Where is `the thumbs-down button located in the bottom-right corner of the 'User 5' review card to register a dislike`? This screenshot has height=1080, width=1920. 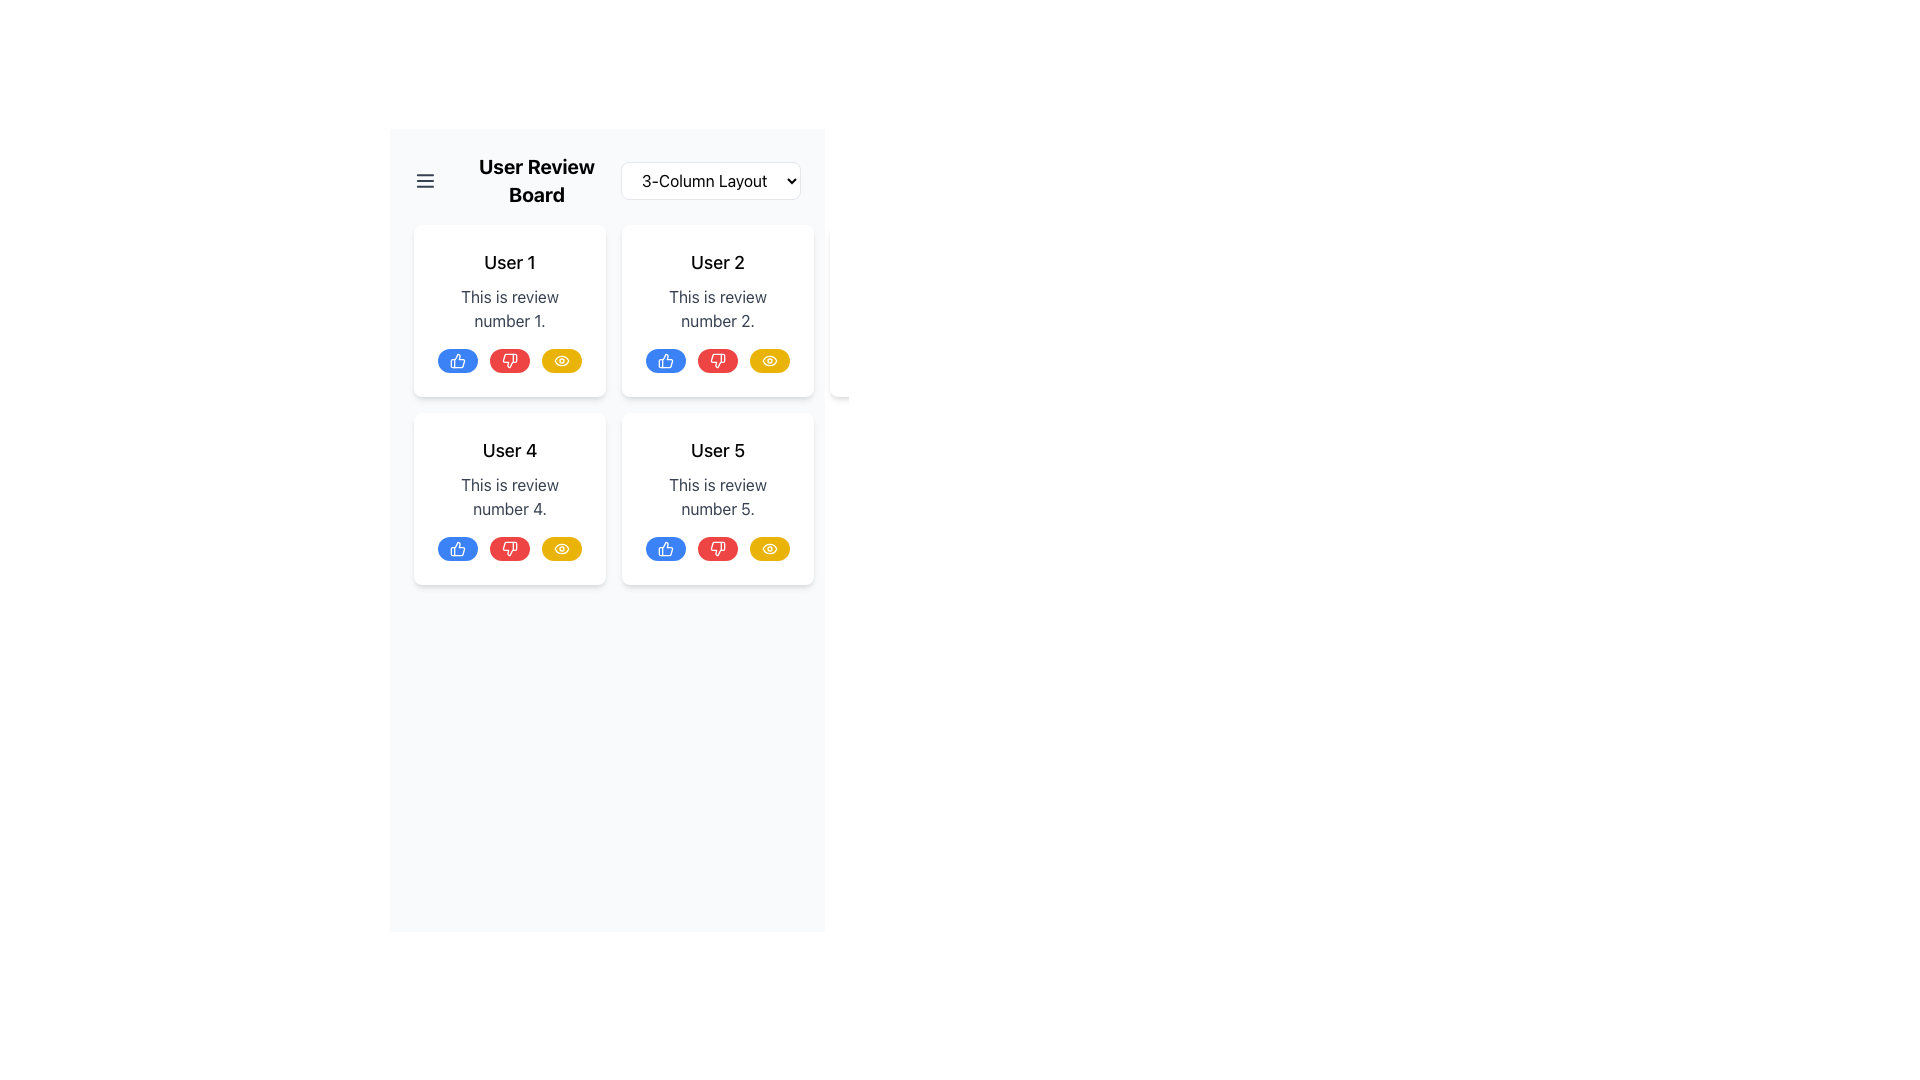
the thumbs-down button located in the bottom-right corner of the 'User 5' review card to register a dislike is located at coordinates (718, 548).